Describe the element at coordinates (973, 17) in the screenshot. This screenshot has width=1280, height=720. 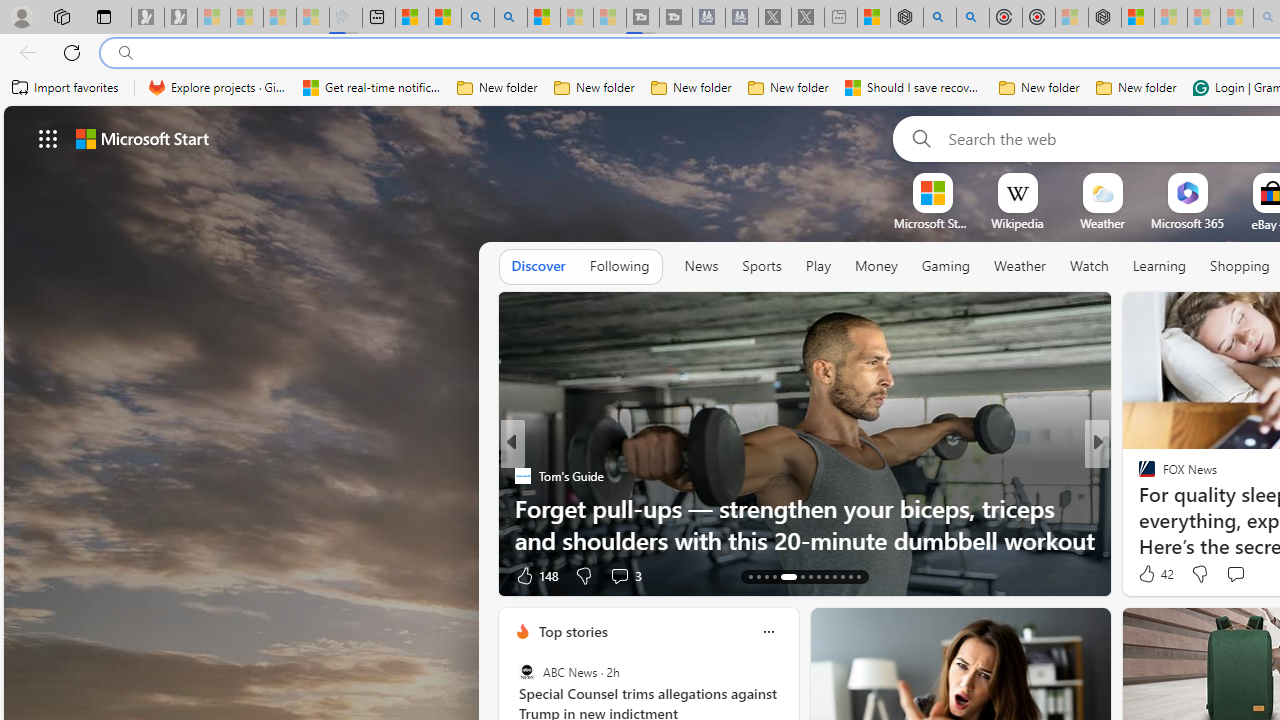
I see `'poe ++ standard - Search'` at that location.